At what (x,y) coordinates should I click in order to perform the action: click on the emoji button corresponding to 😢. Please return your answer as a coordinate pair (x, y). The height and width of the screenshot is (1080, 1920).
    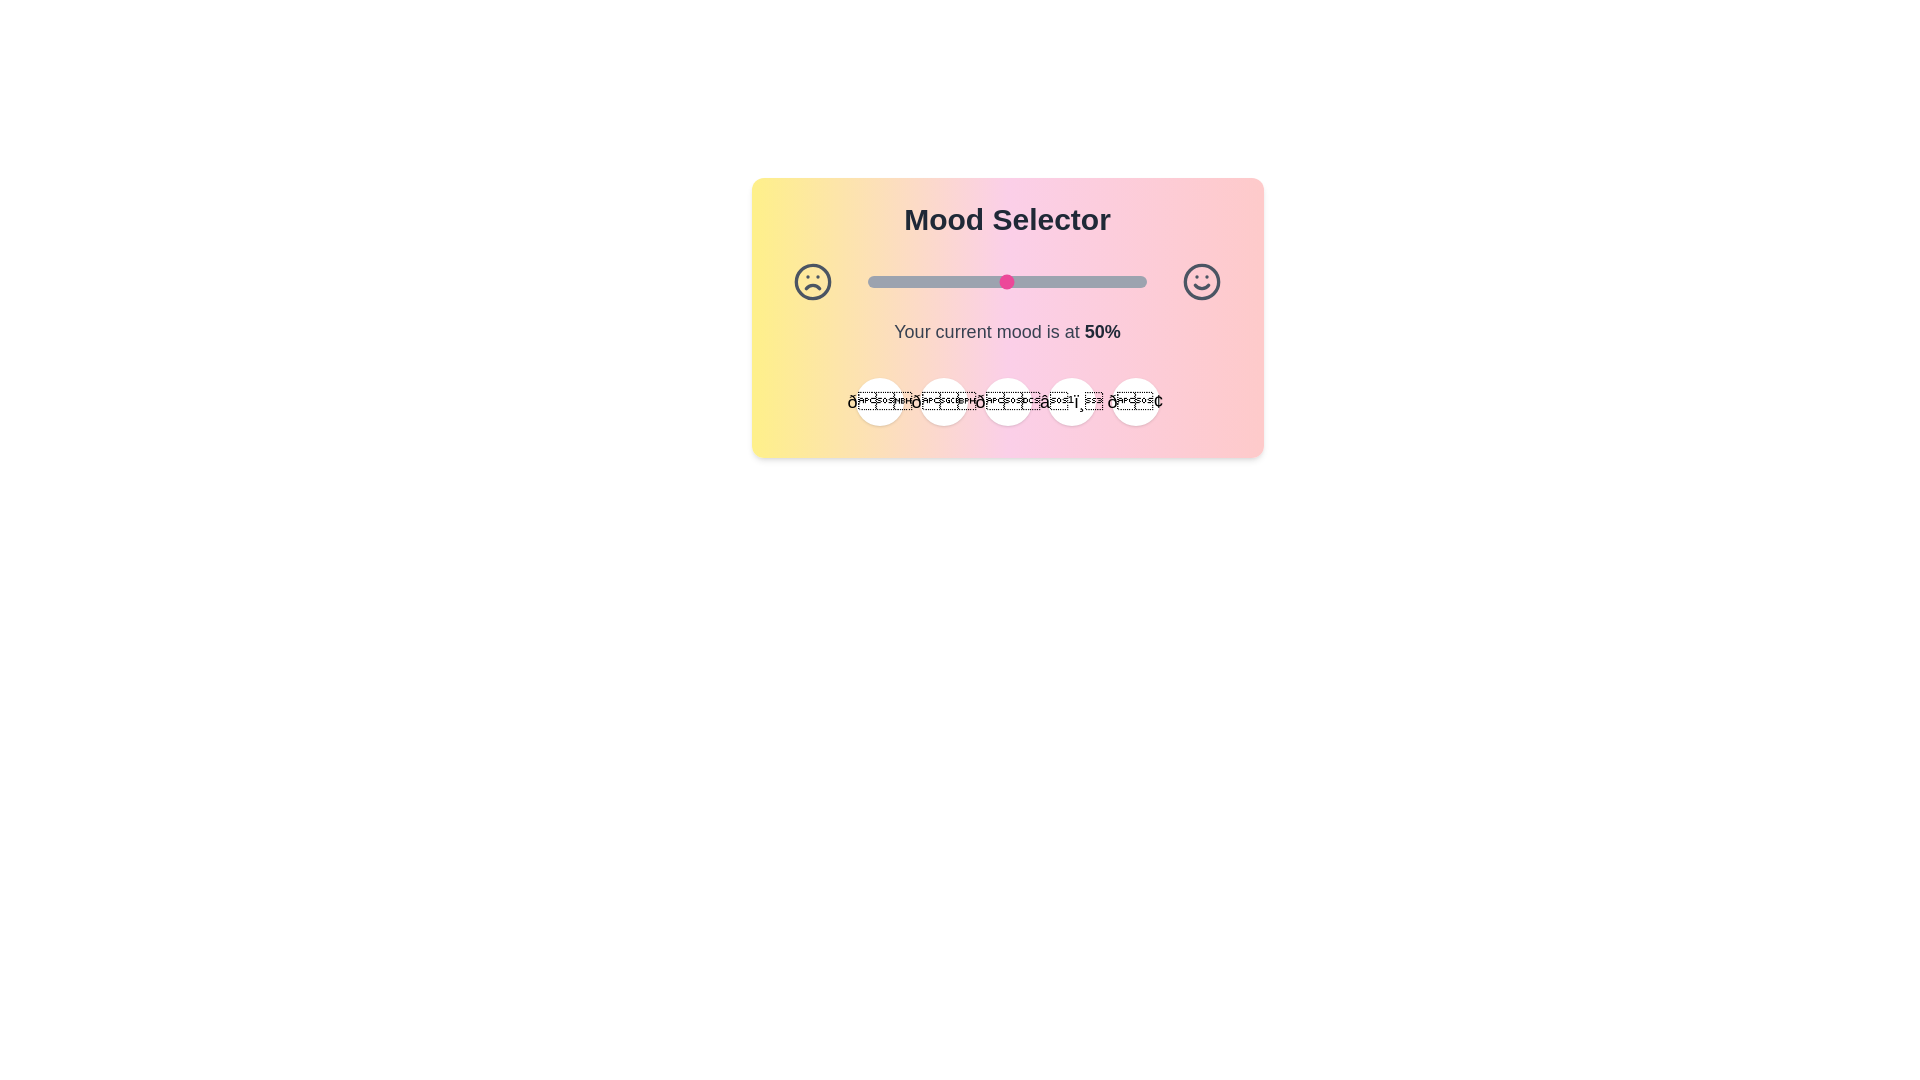
    Looking at the image, I should click on (1135, 401).